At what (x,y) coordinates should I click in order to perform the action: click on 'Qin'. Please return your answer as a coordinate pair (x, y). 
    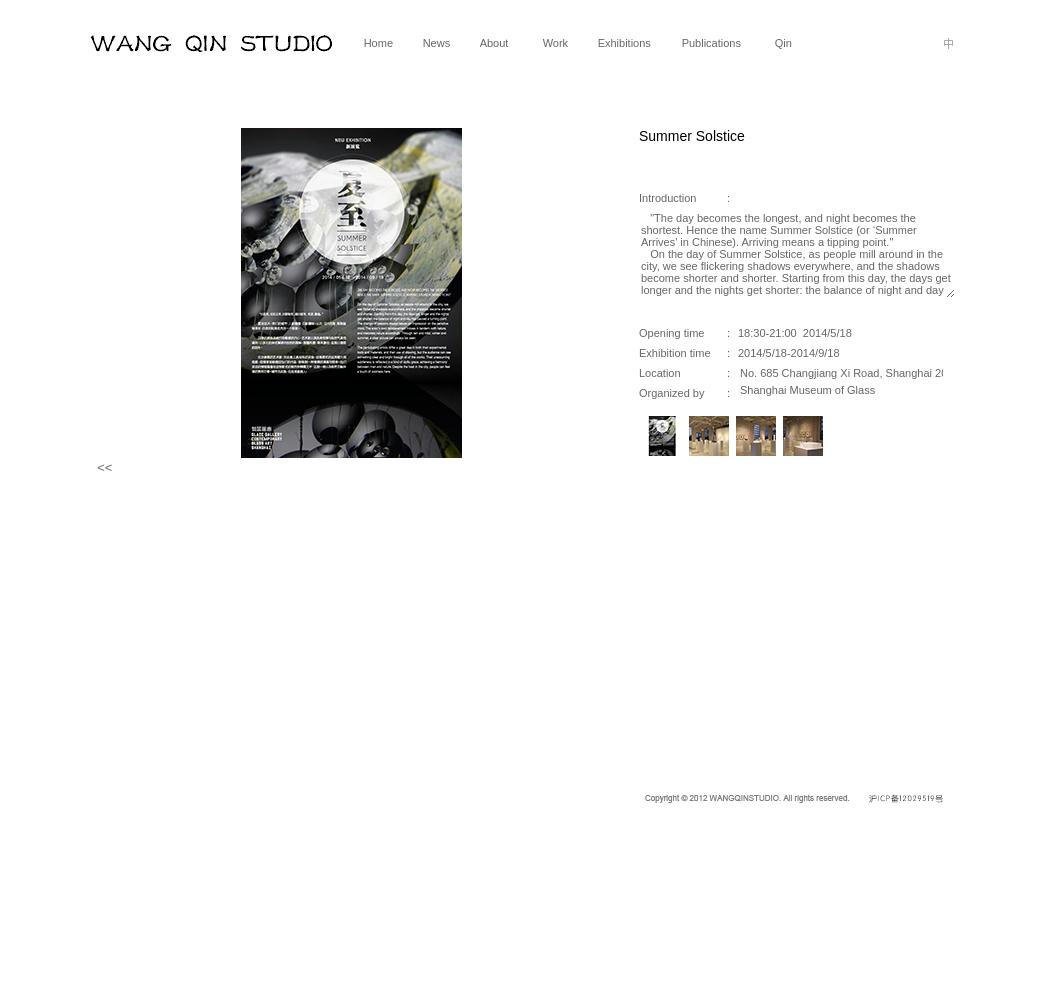
    Looking at the image, I should click on (782, 43).